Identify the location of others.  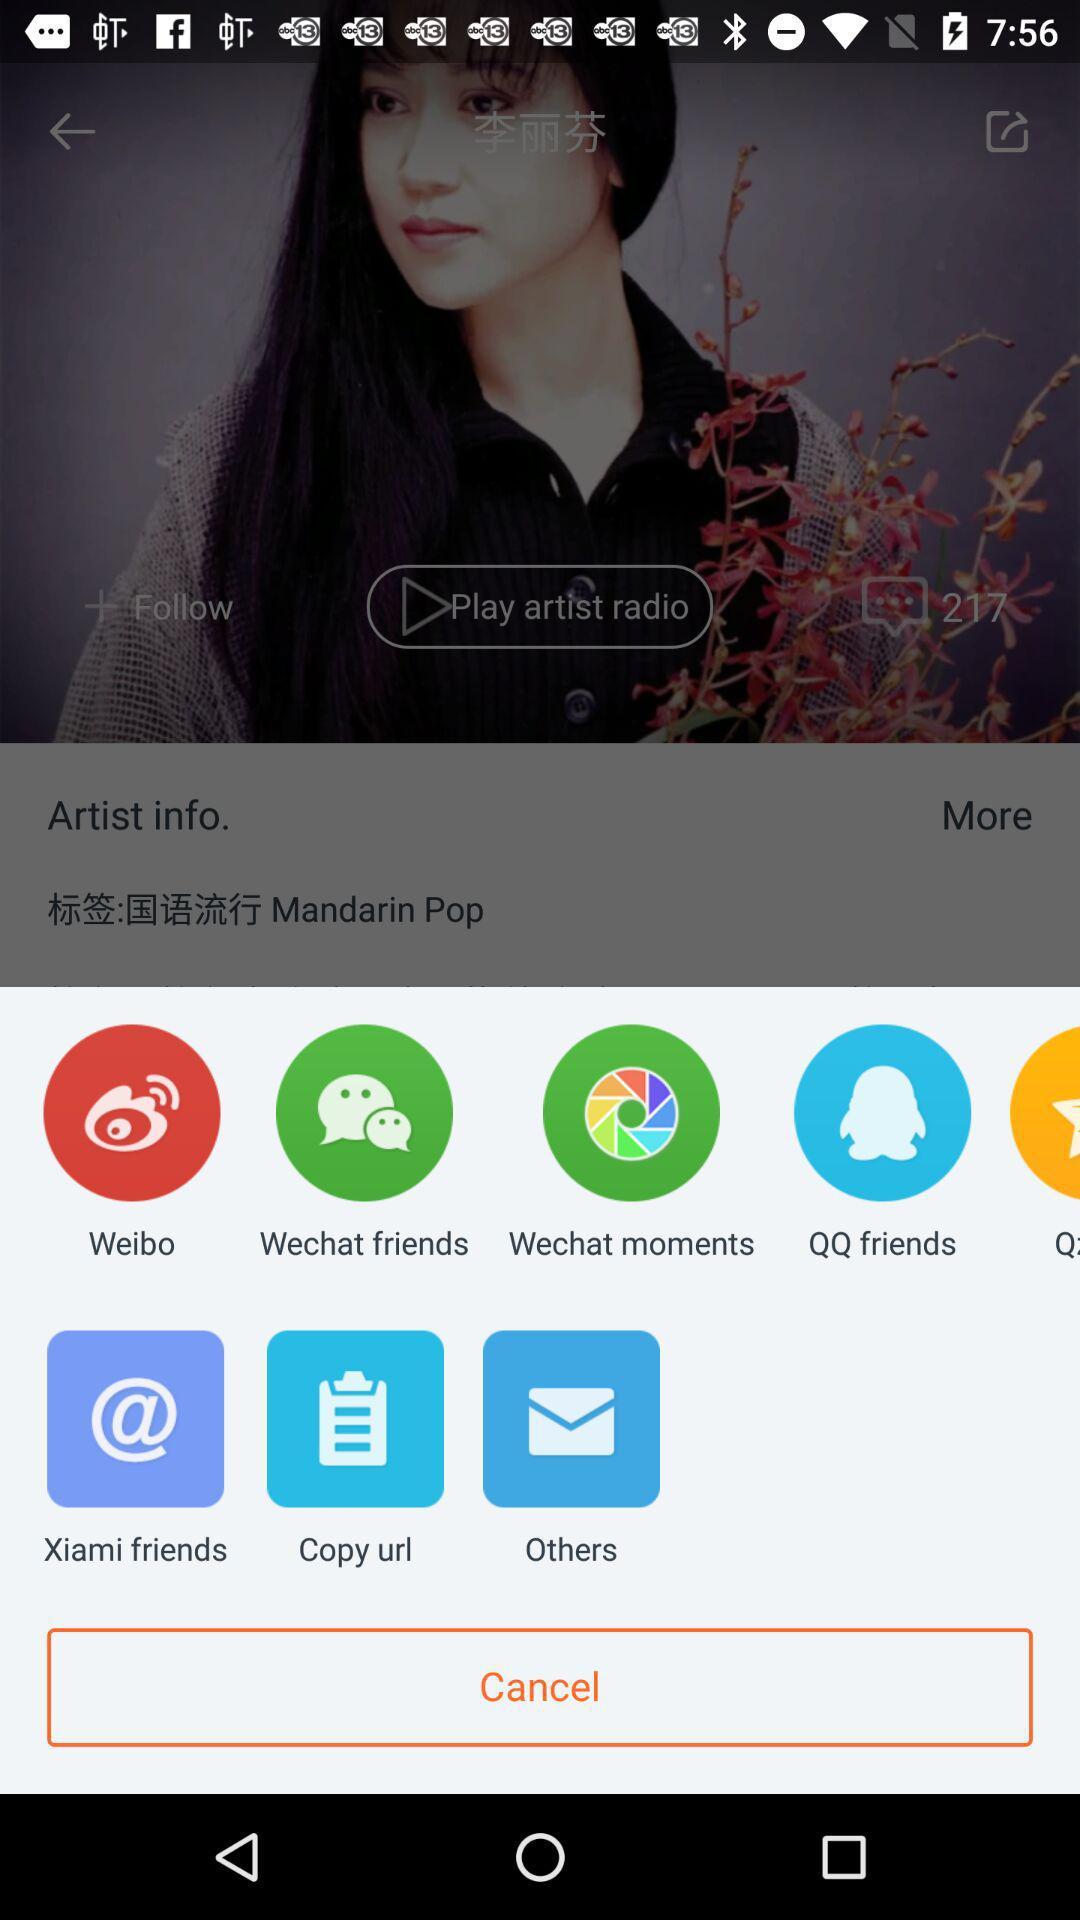
(571, 1450).